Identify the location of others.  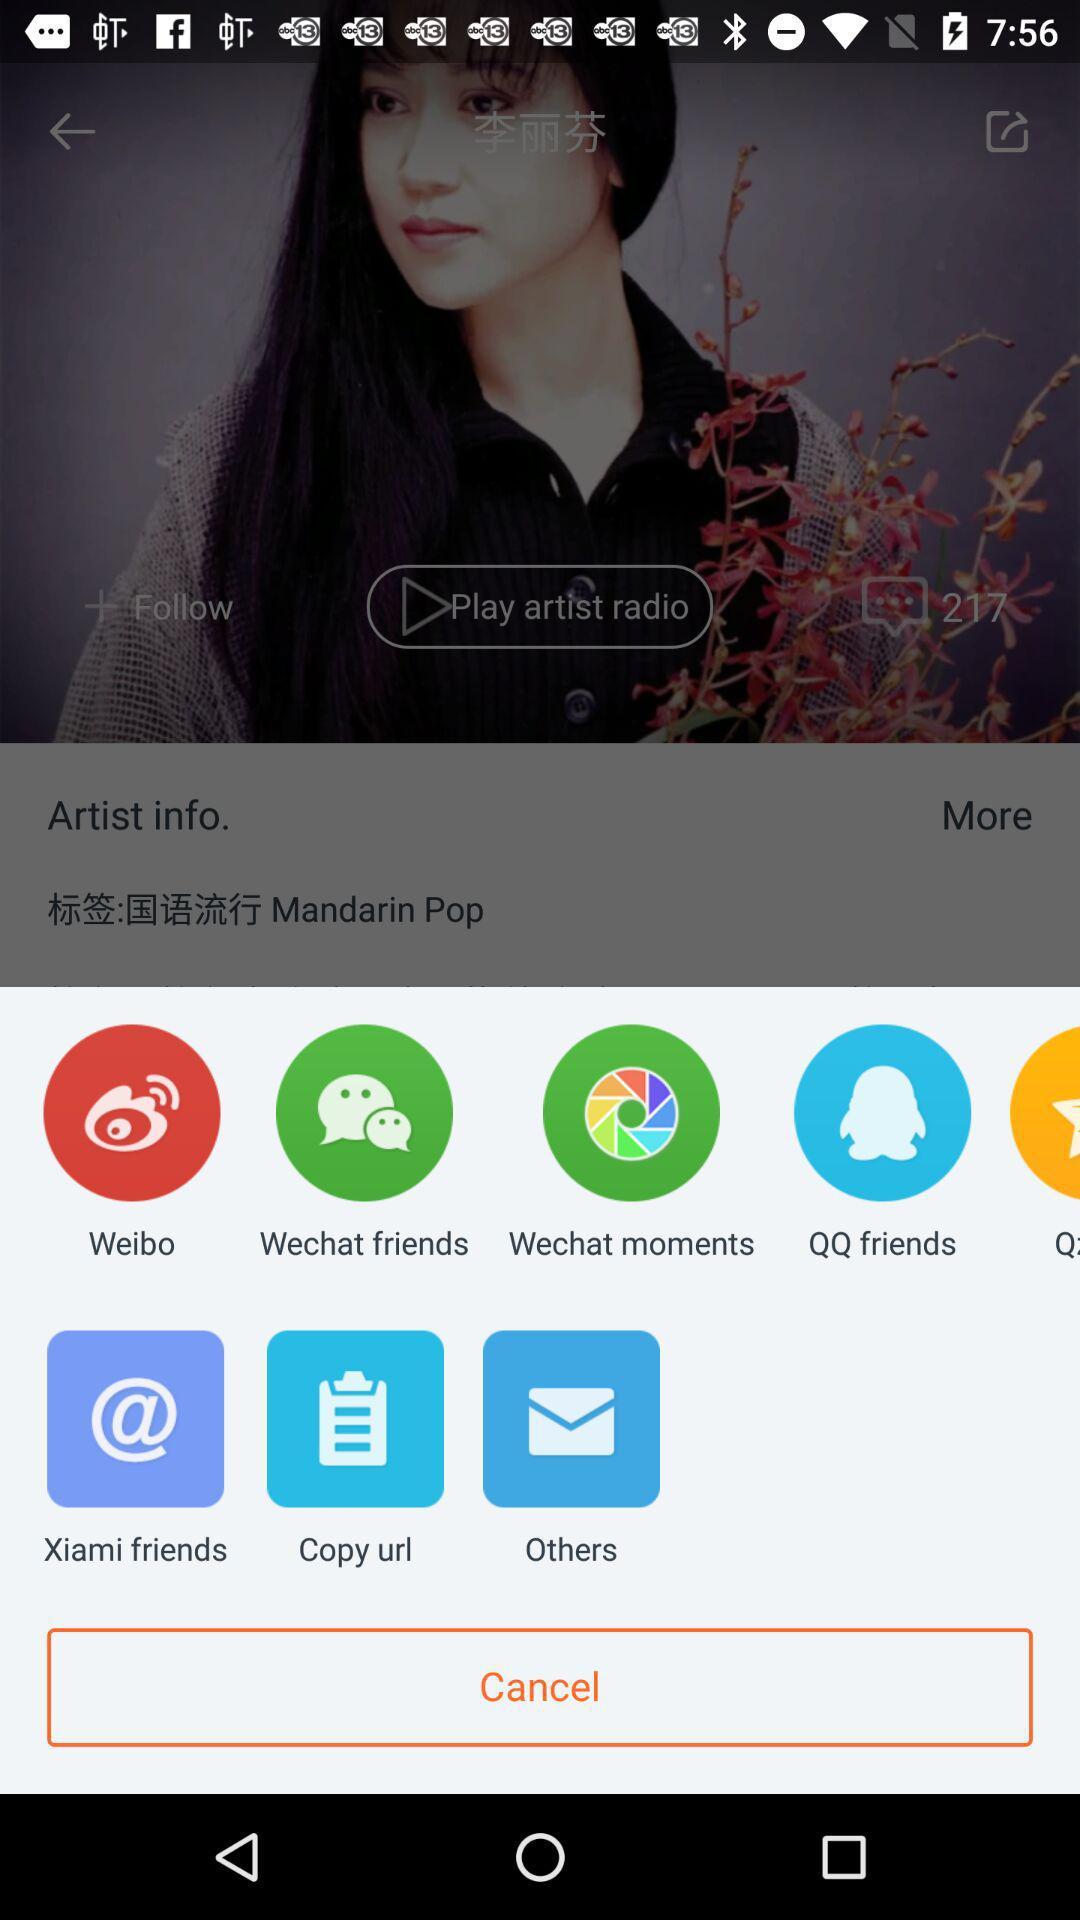
(571, 1450).